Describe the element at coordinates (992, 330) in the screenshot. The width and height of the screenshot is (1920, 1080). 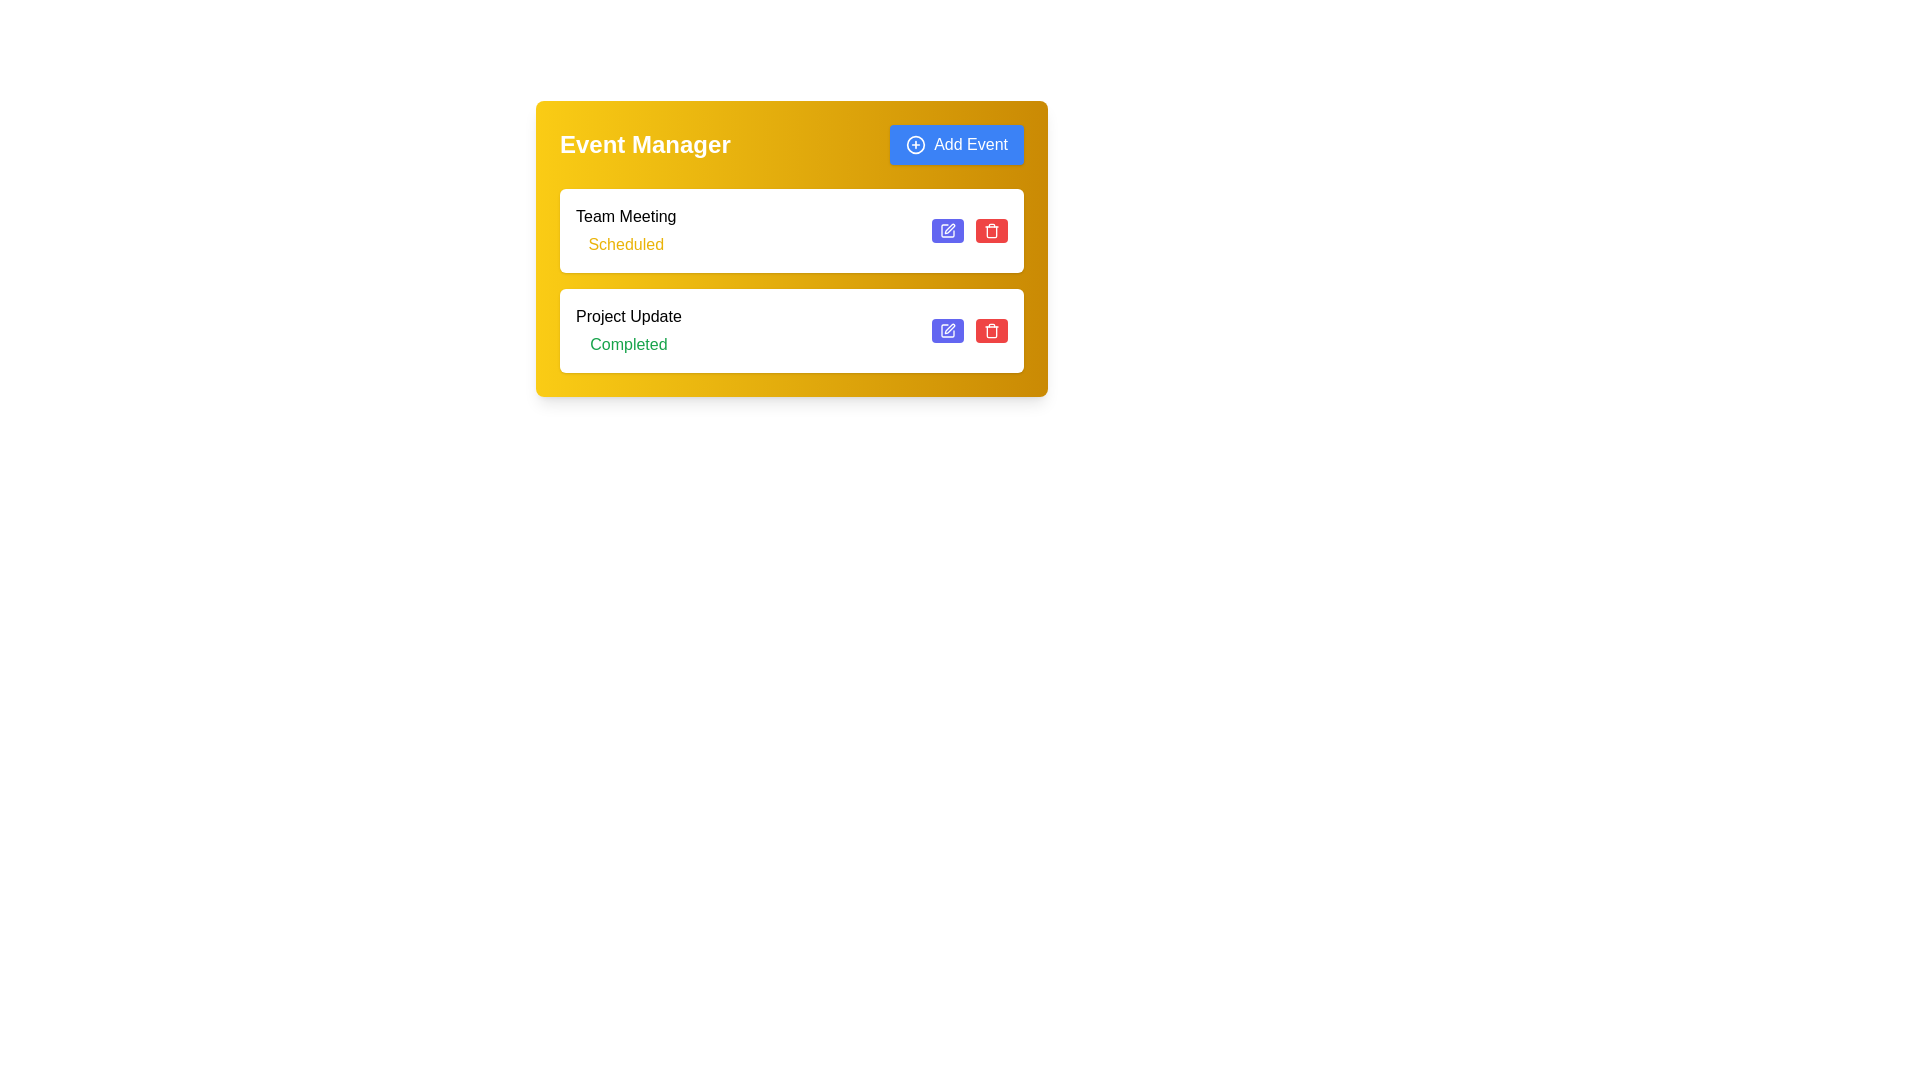
I see `the delete button located on the far right of the second list item titled 'Project Update' with status 'Completed'` at that location.